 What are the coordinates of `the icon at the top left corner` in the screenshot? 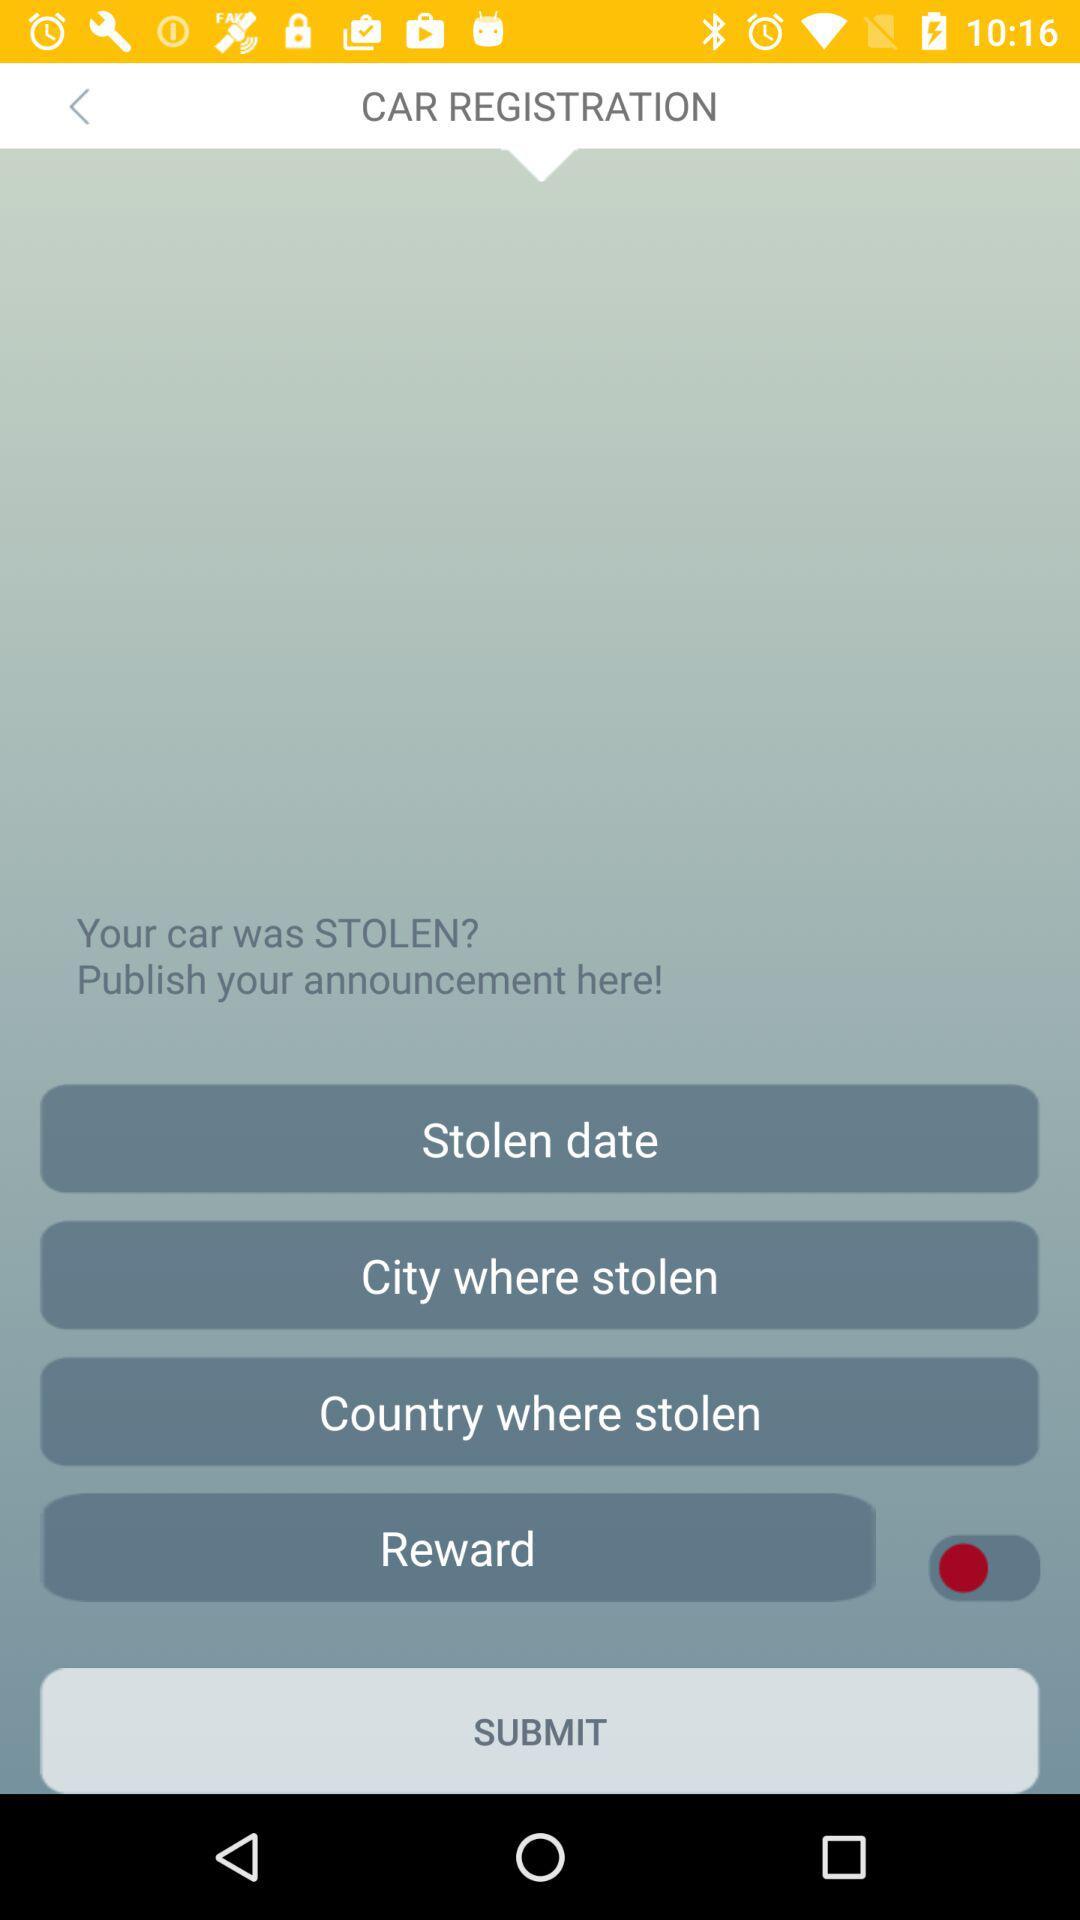 It's located at (77, 104).